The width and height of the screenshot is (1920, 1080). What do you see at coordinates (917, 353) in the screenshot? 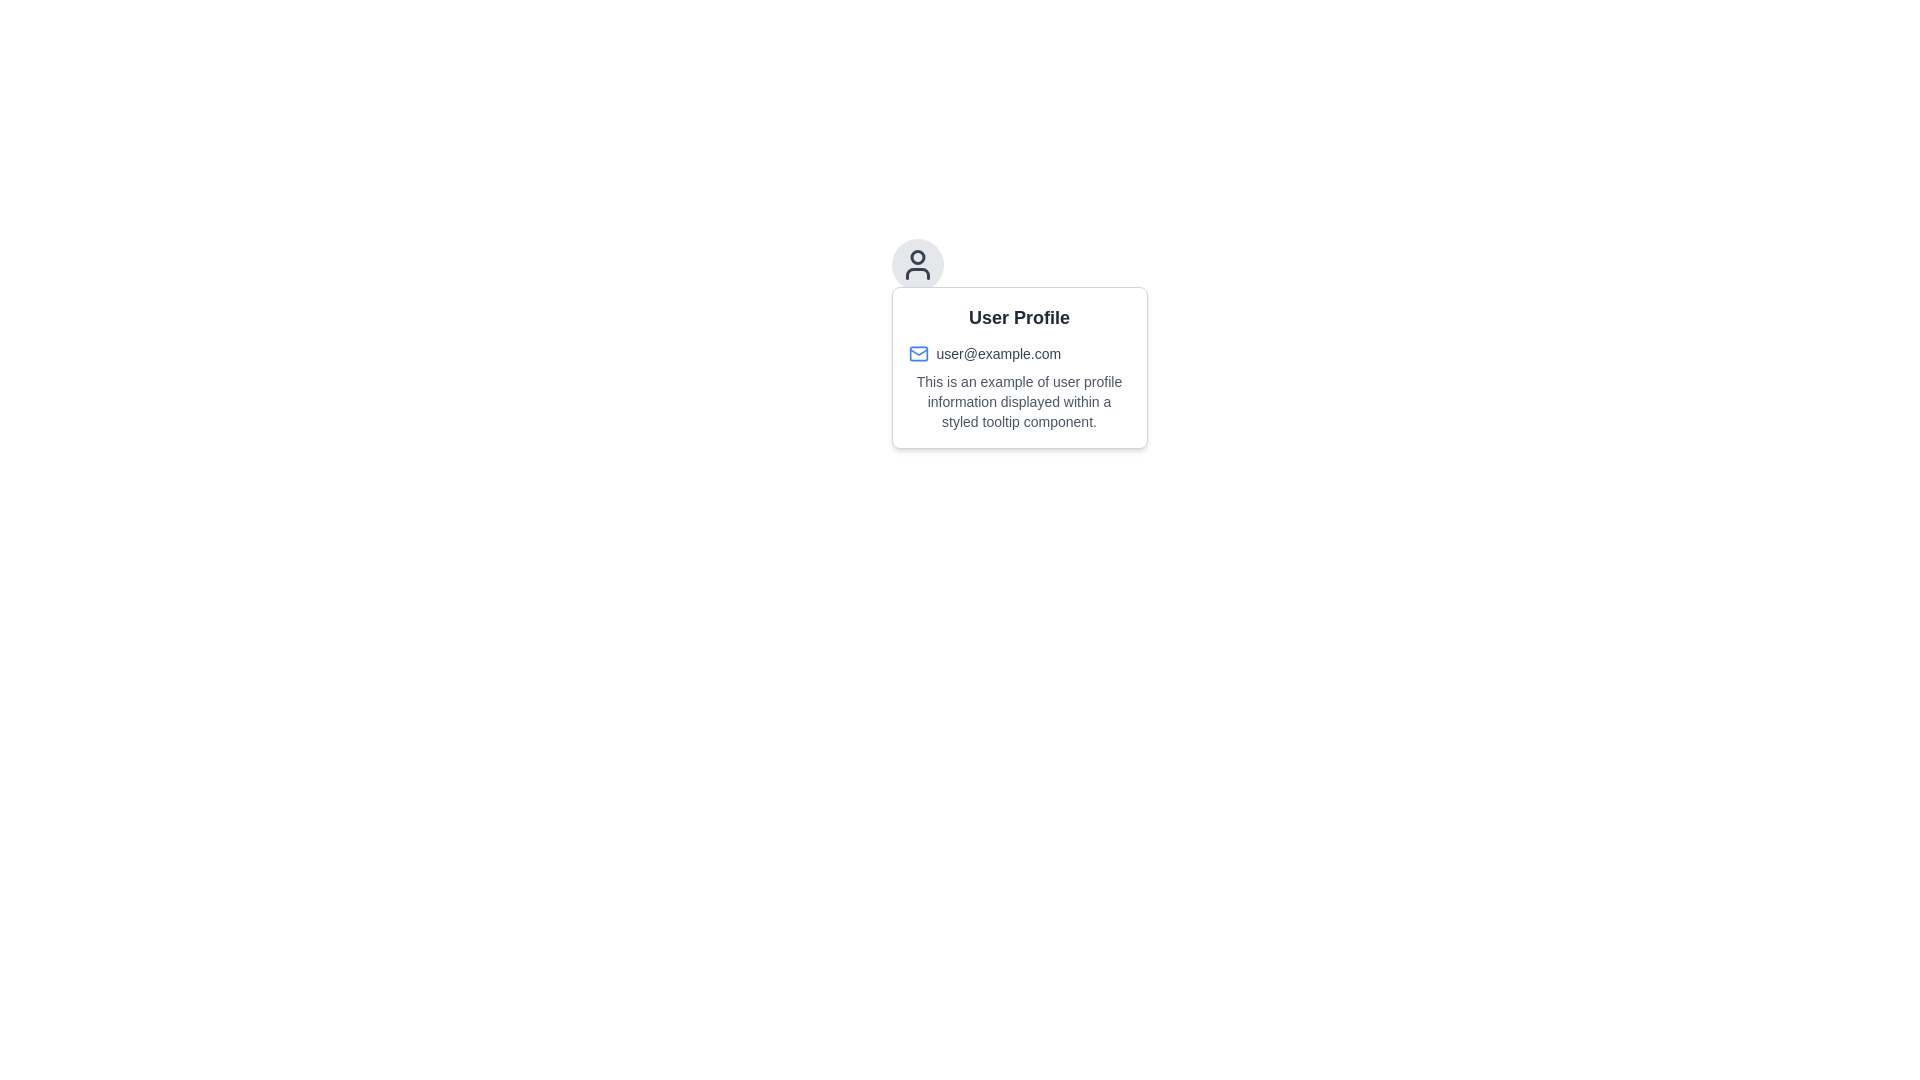
I see `the User Profile section by clicking on the blue mail icon, which is positioned beside the user's email address 'user@example.com'` at bounding box center [917, 353].